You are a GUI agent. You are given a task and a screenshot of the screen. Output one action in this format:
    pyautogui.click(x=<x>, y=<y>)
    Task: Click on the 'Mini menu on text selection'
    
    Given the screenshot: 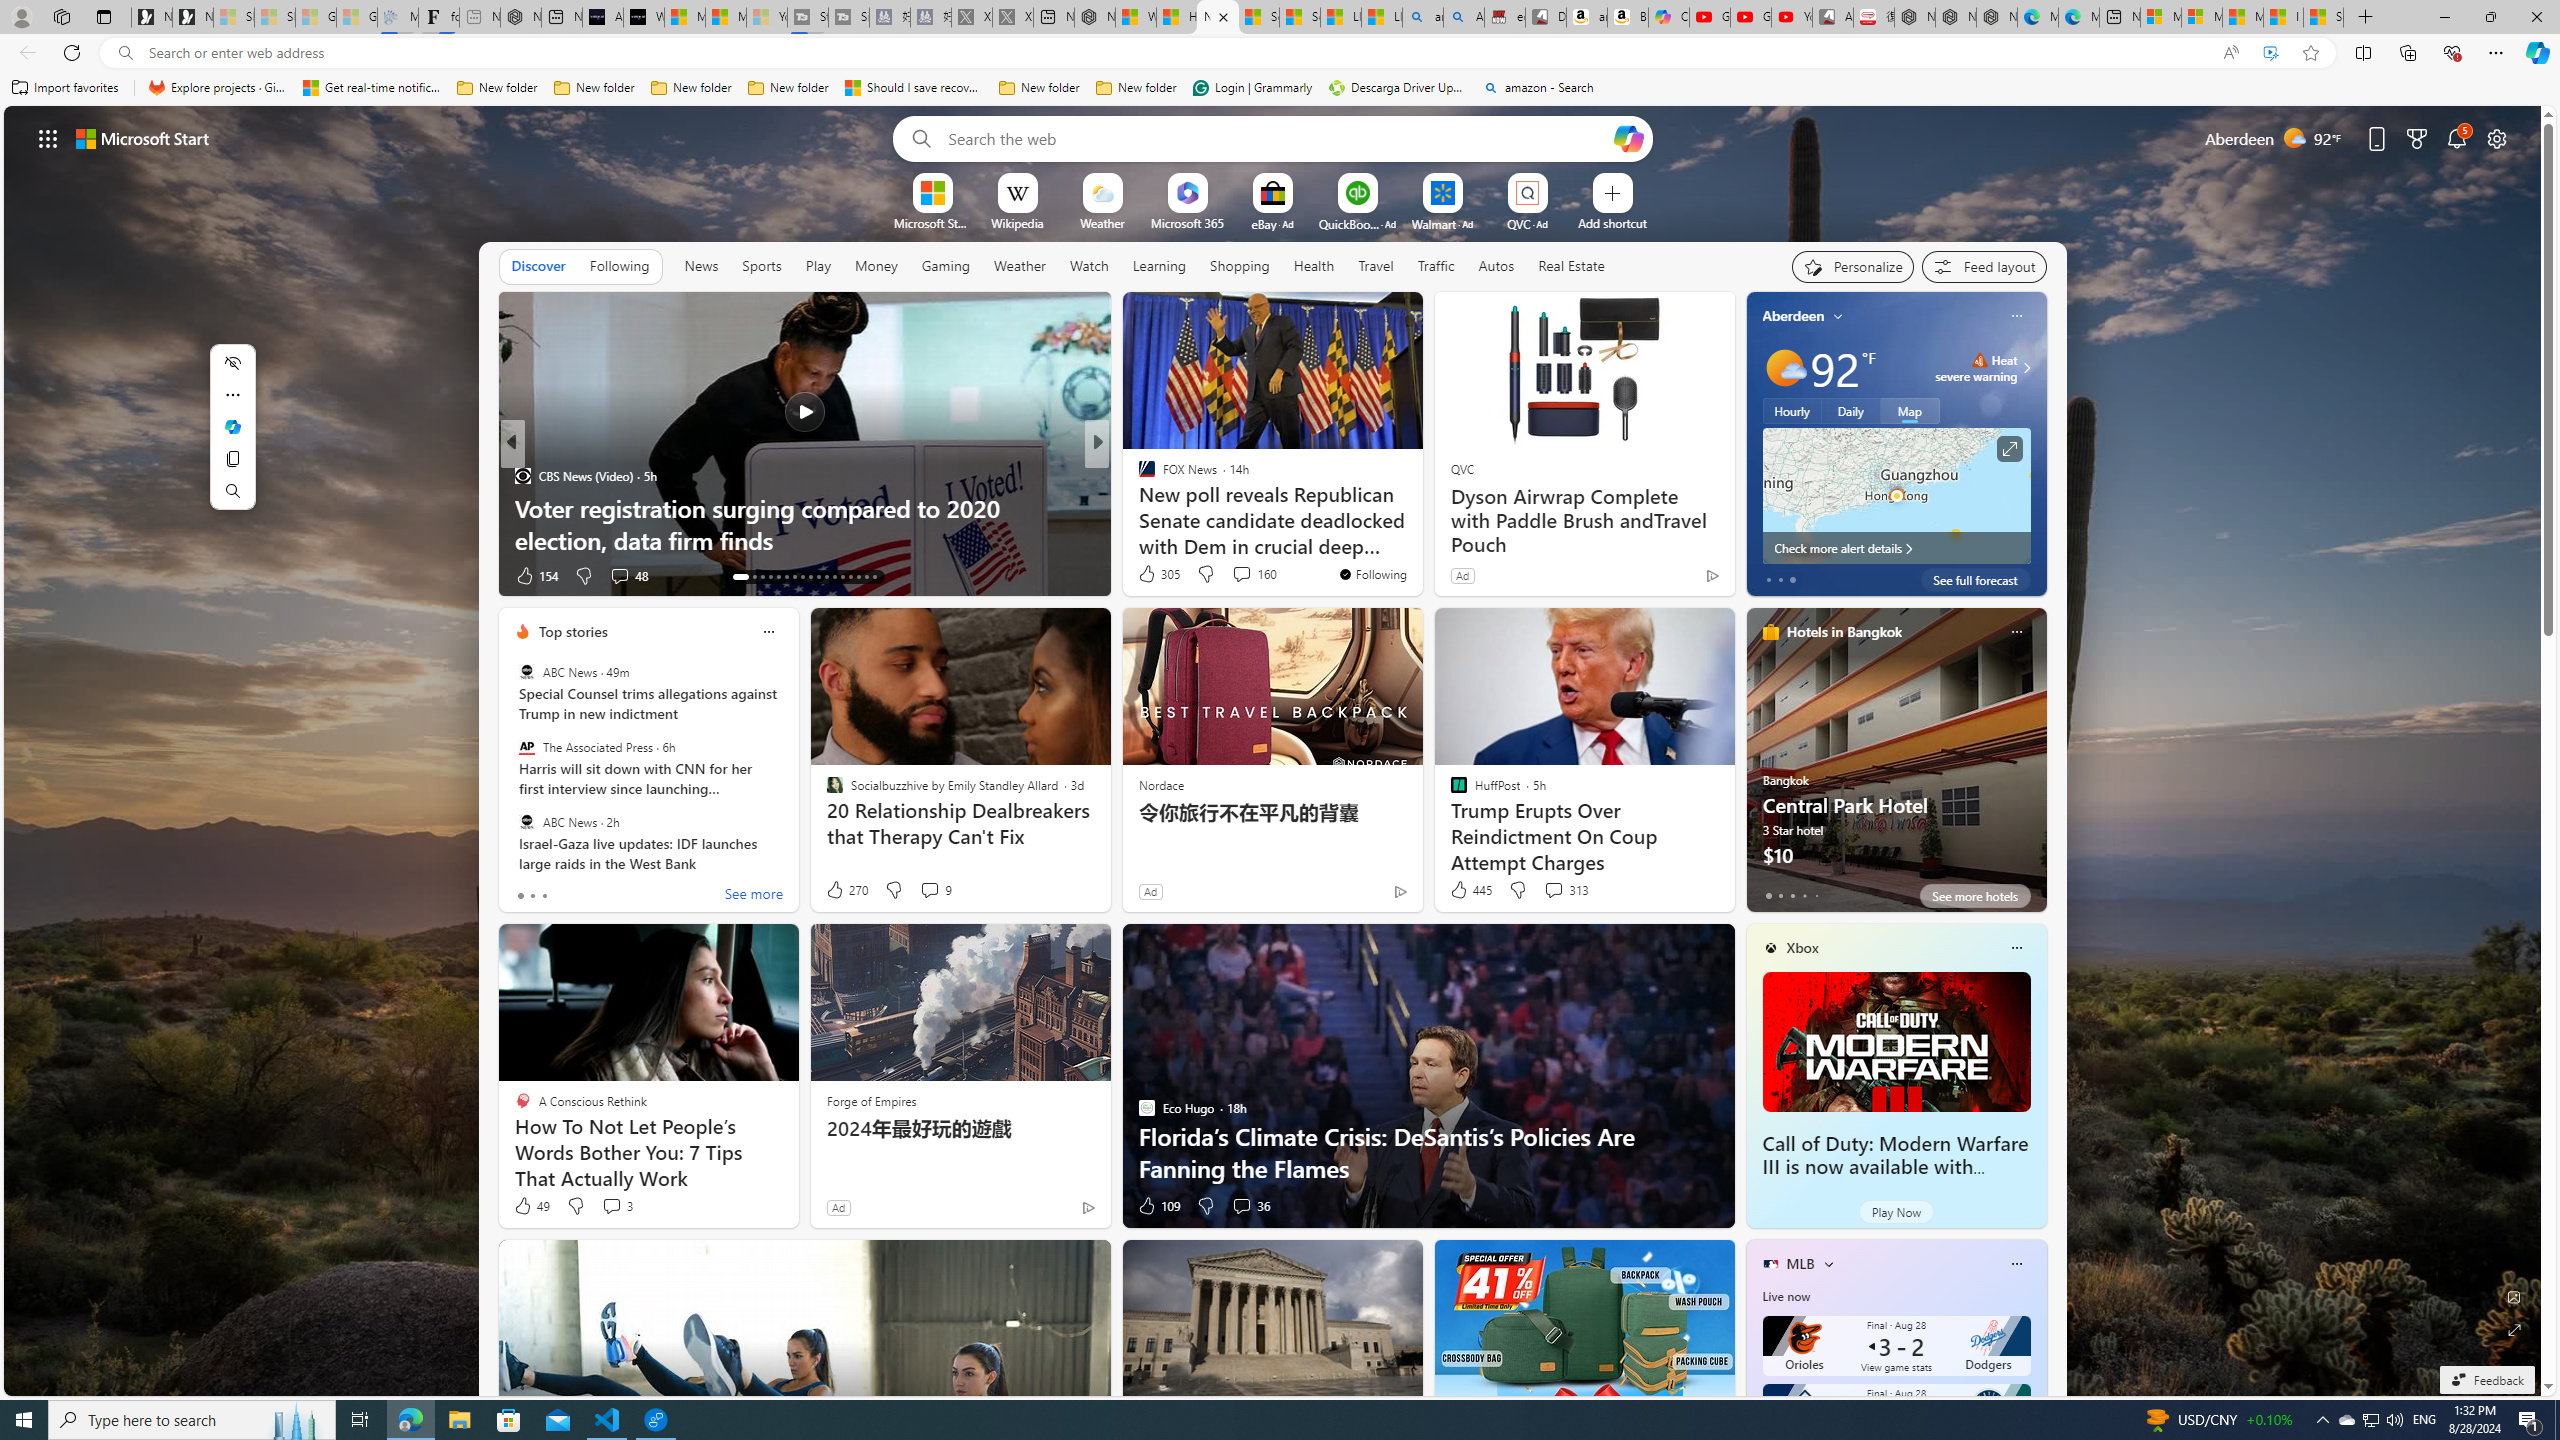 What is the action you would take?
    pyautogui.click(x=232, y=438)
    